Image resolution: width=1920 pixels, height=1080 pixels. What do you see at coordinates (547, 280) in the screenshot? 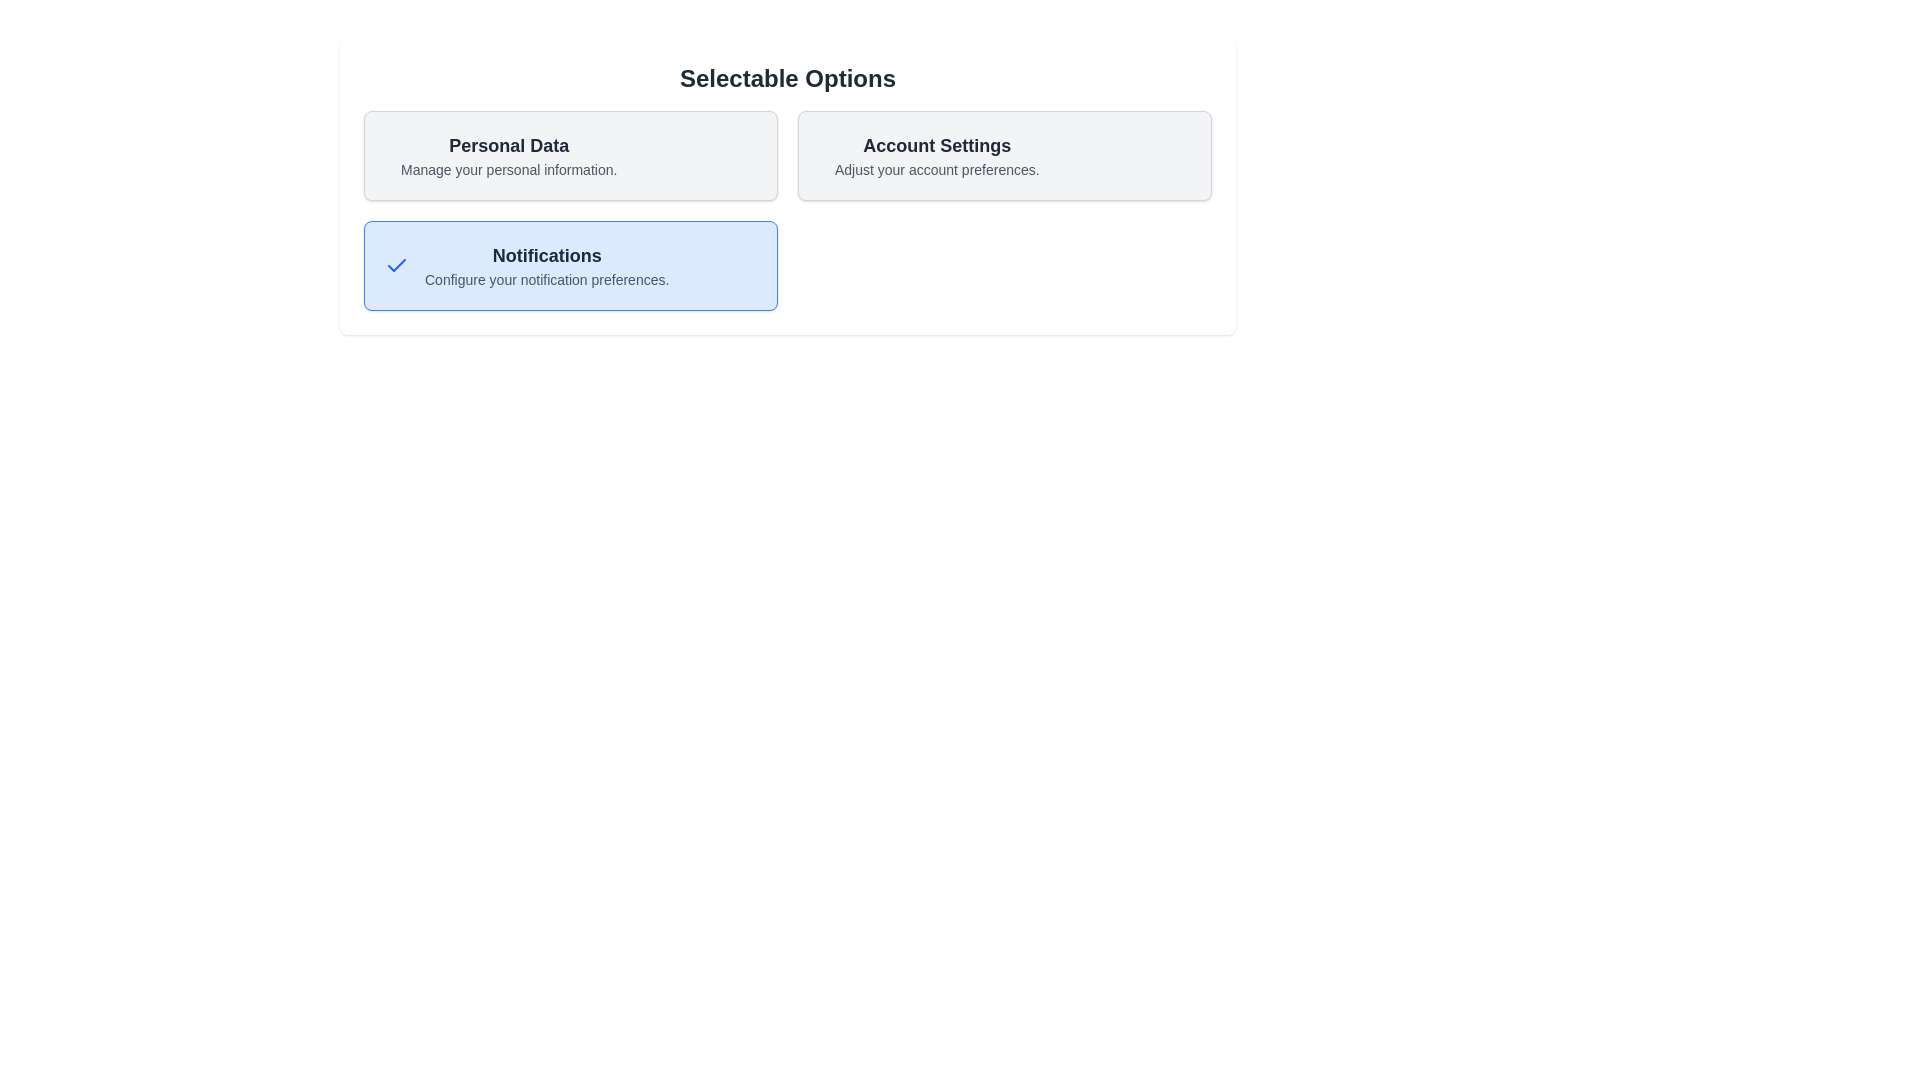
I see `the static text providing additional information about notifications, located directly below the 'Notifications' header and within a highlighted selectable section` at bounding box center [547, 280].